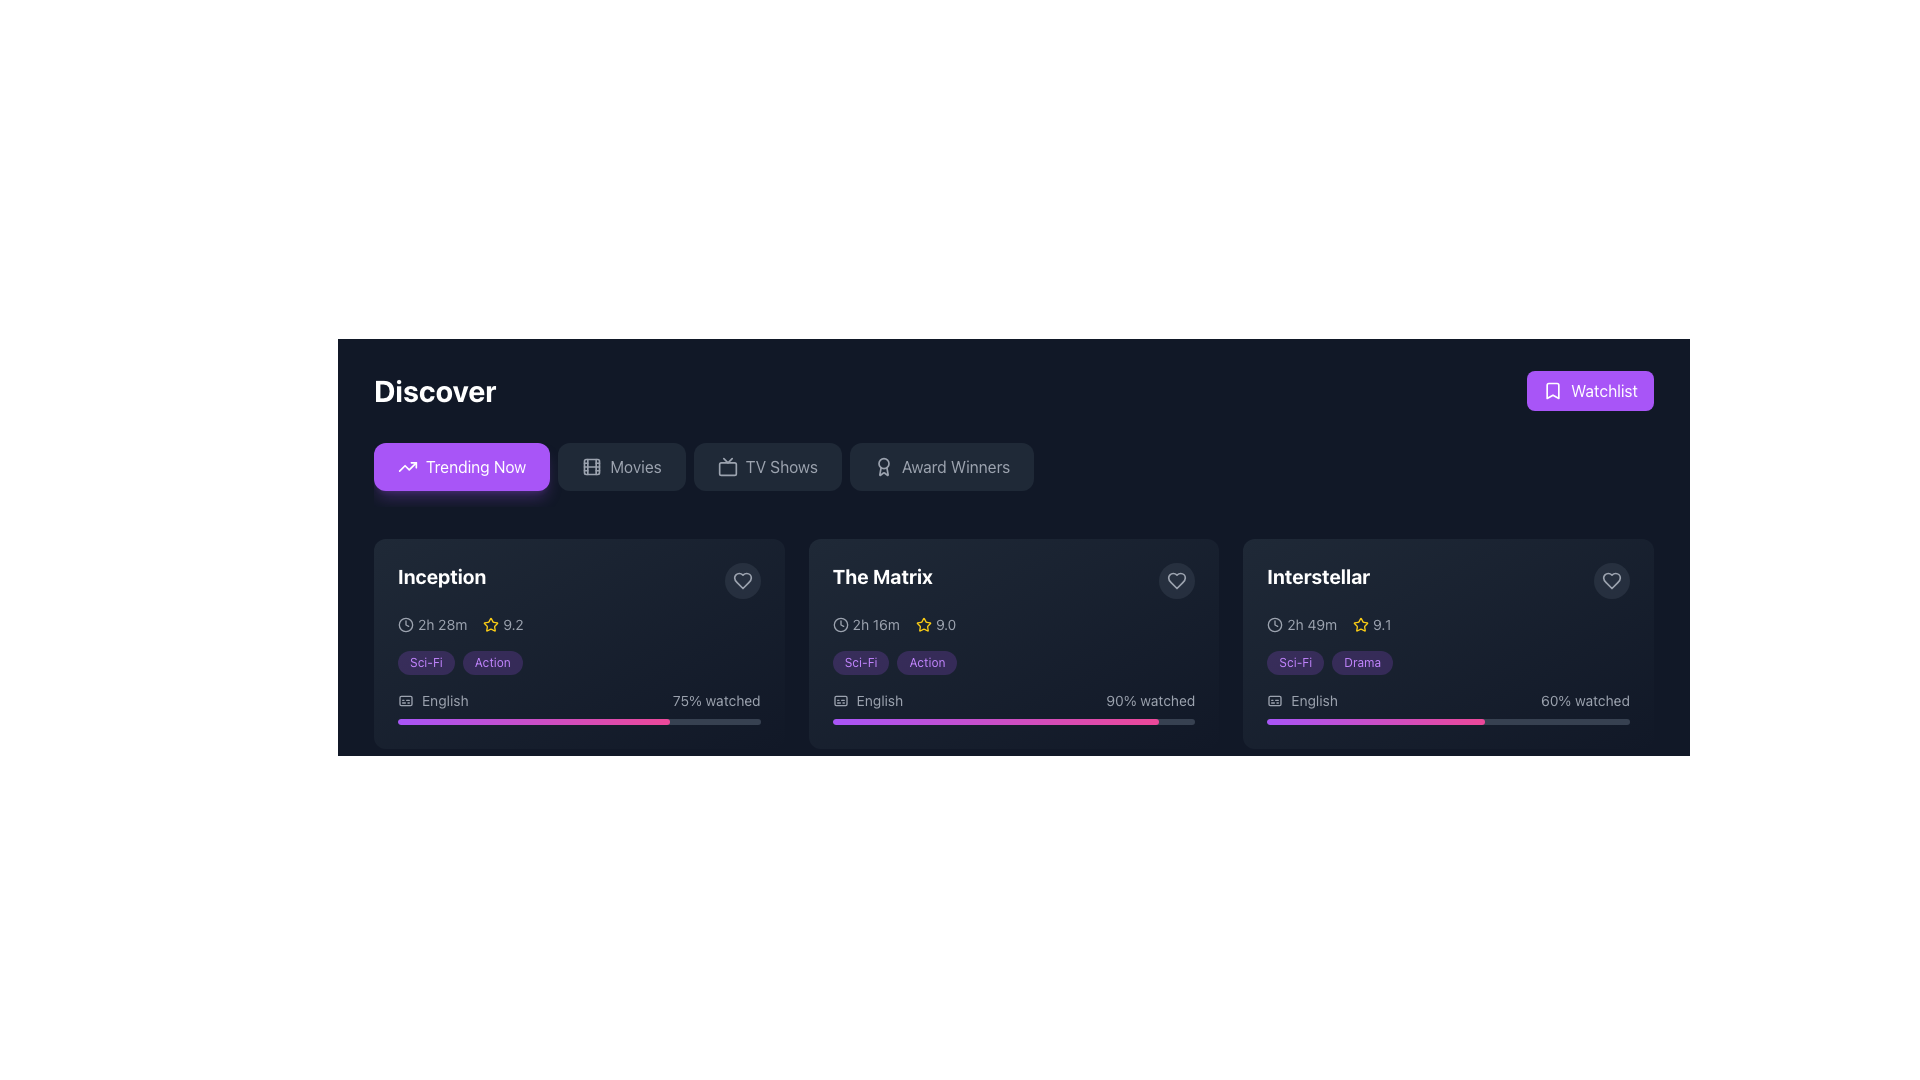  What do you see at coordinates (1381, 623) in the screenshot?
I see `the text label displaying the rating score for the movie 'Interstellar', which is located to the right of the star icon and vertically centered in the content area` at bounding box center [1381, 623].